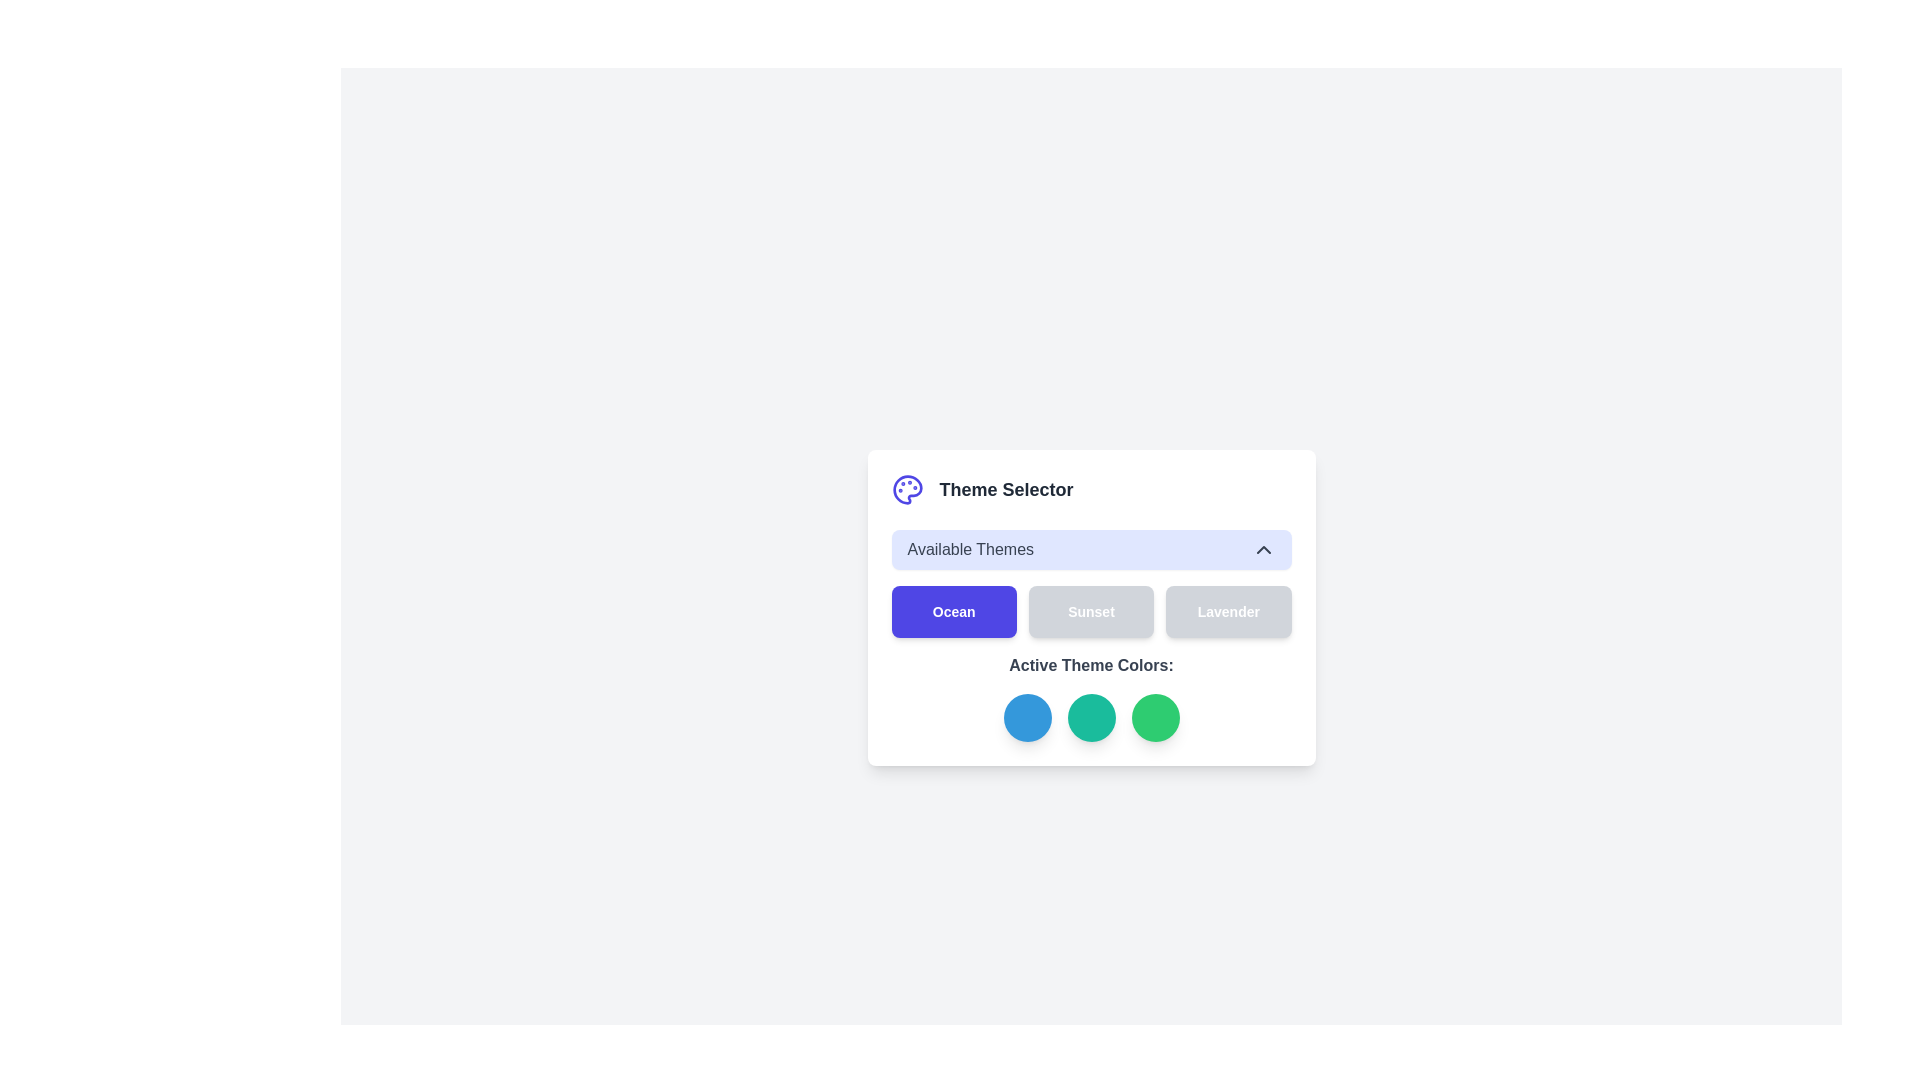 This screenshot has height=1080, width=1920. I want to click on the 'Sunset' theme button located in the middle of the theme selection interface to visualize its hover effect, so click(1090, 607).